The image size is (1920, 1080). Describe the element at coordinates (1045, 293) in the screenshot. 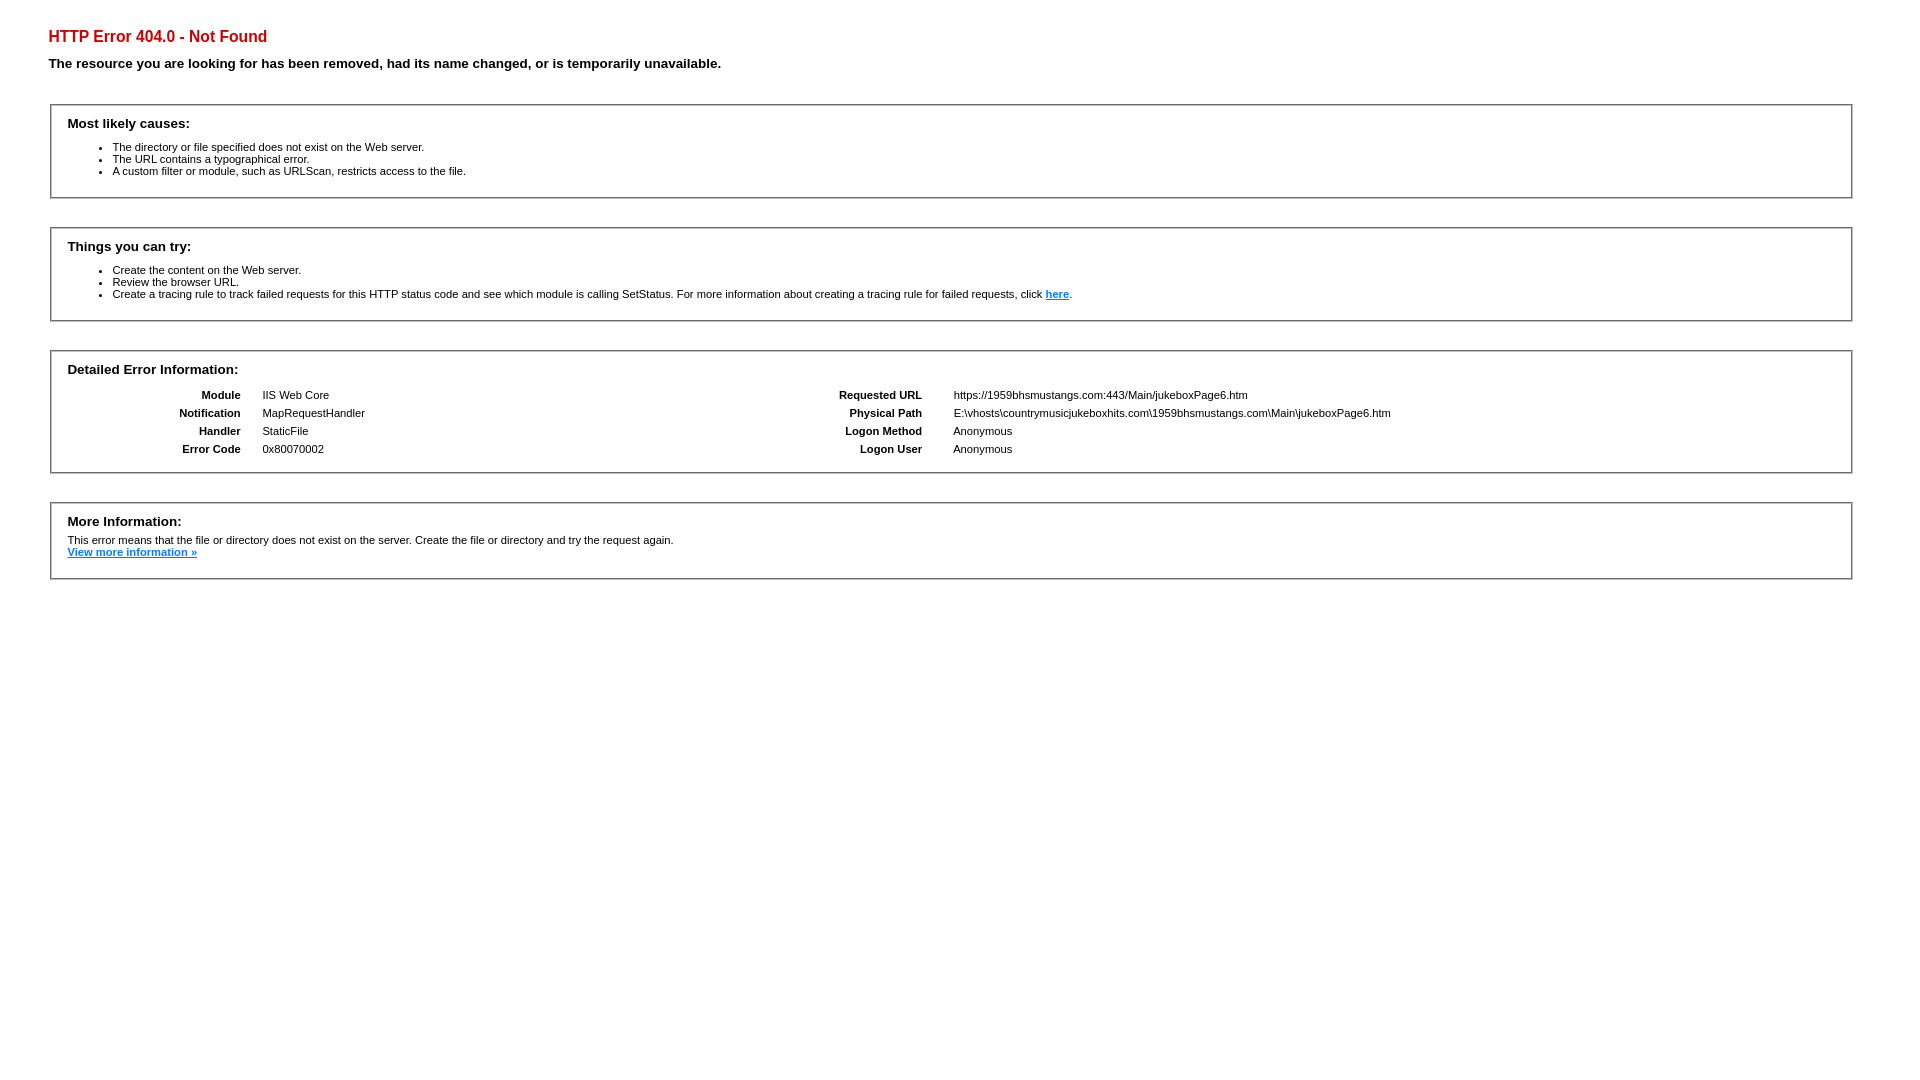

I see `'here'` at that location.